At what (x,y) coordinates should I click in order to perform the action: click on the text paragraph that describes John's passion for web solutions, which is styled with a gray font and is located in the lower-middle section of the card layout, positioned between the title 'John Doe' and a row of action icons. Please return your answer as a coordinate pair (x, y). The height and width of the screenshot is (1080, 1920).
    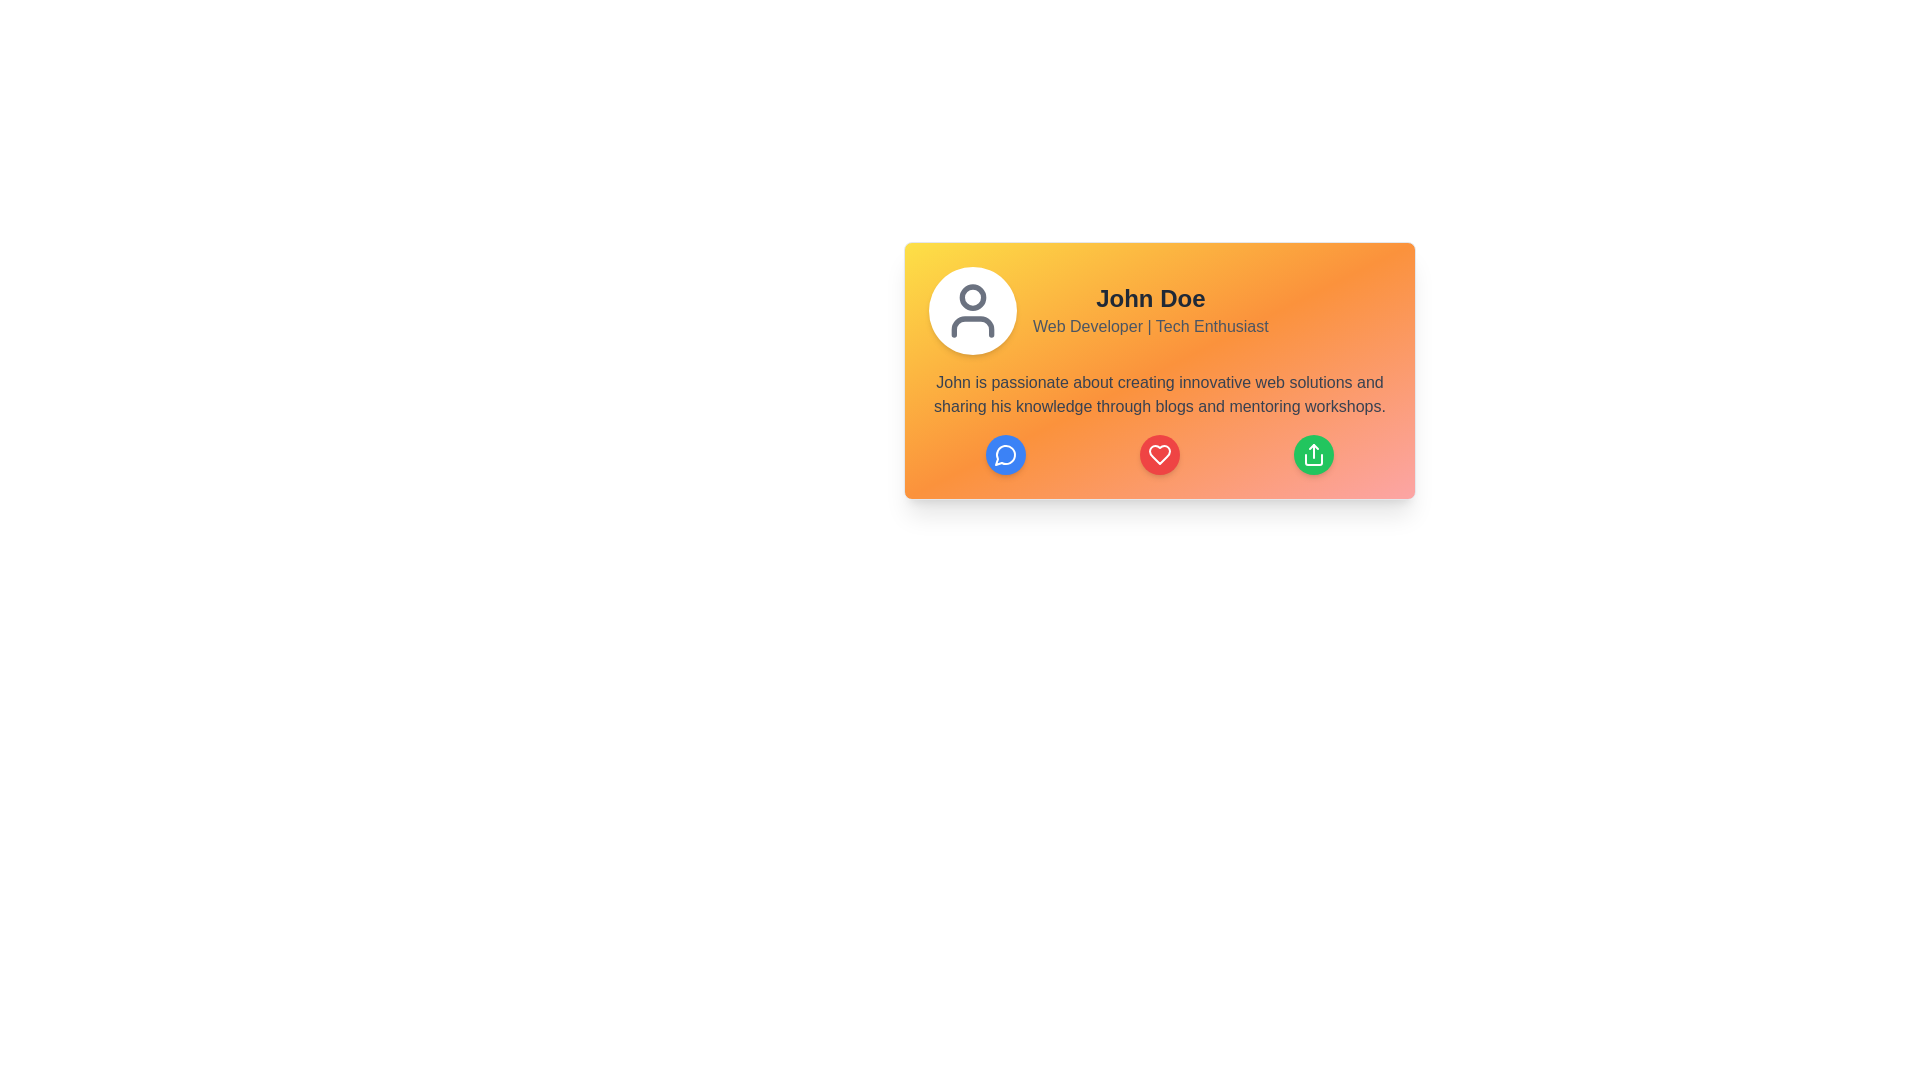
    Looking at the image, I should click on (1160, 394).